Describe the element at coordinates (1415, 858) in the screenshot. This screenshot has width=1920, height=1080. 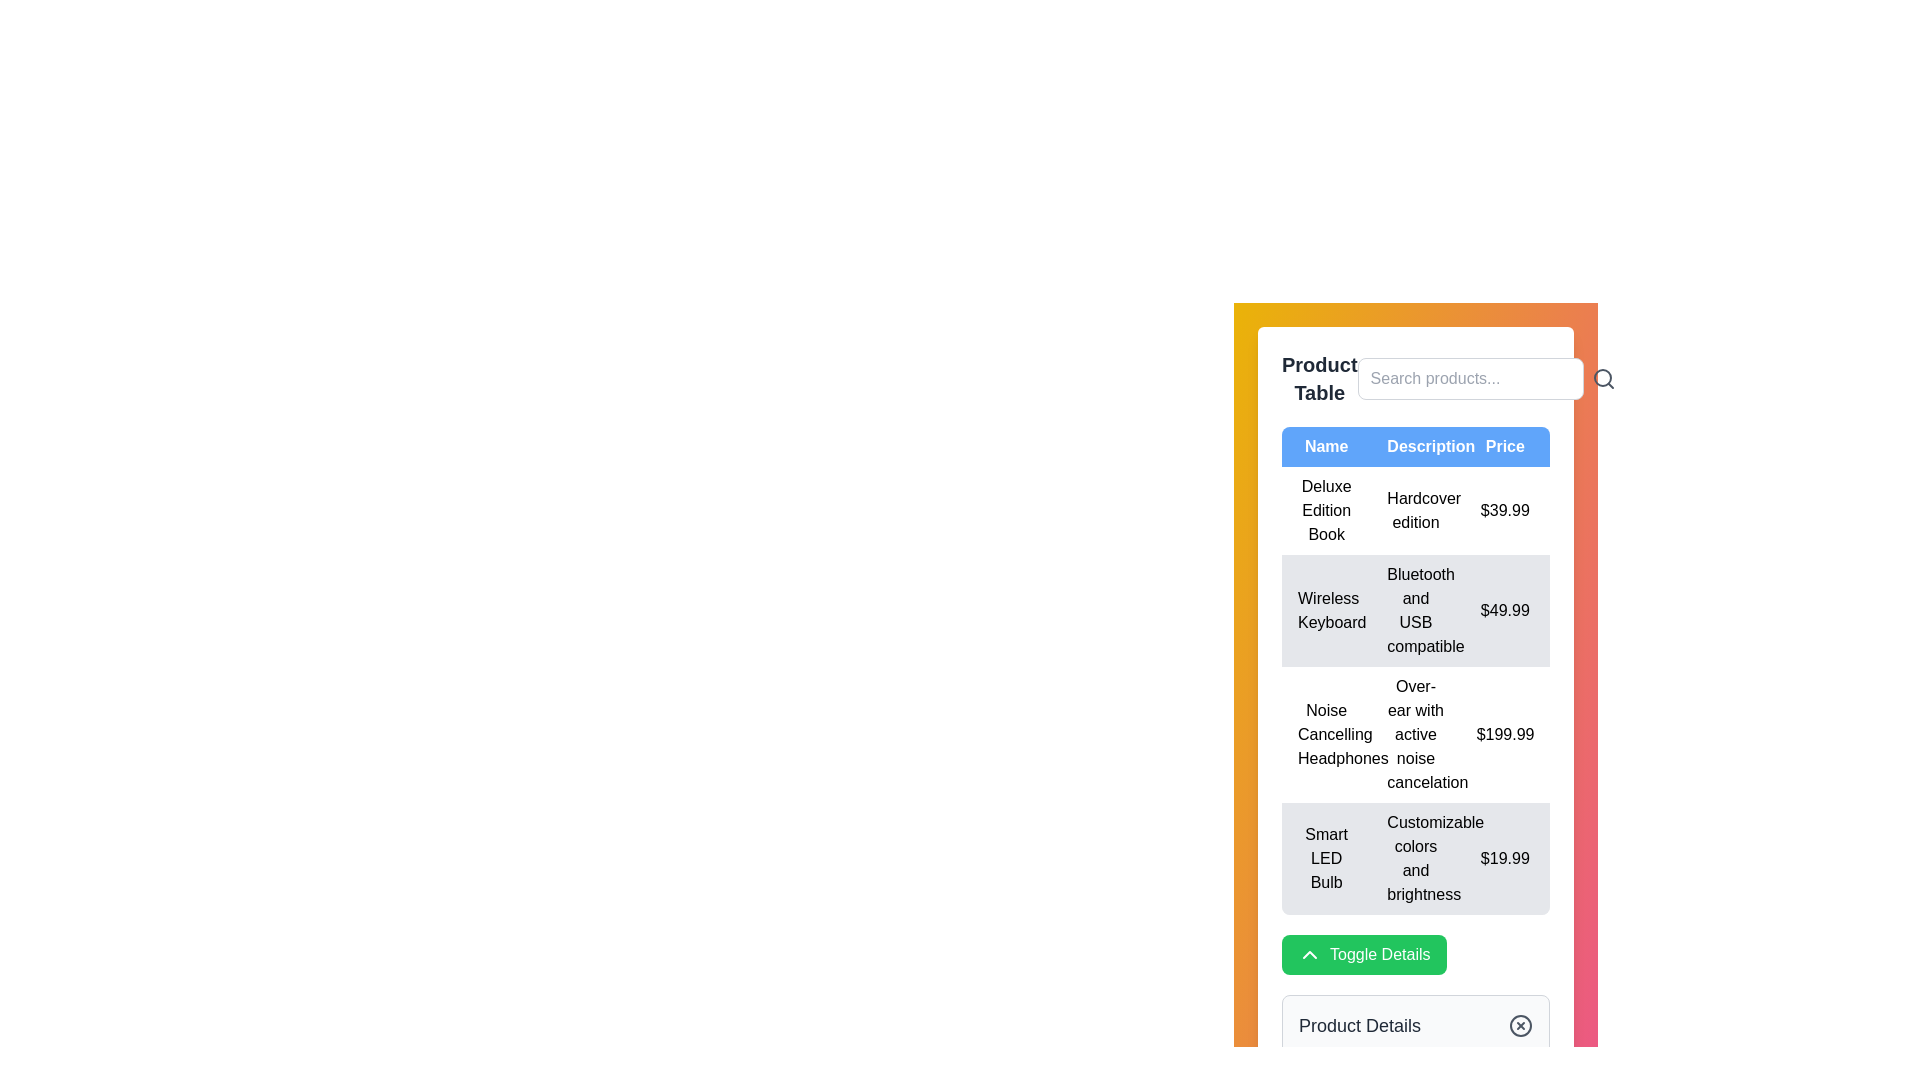
I see `the fourth row in the product information table for the 'Smart LED Bulb'` at that location.